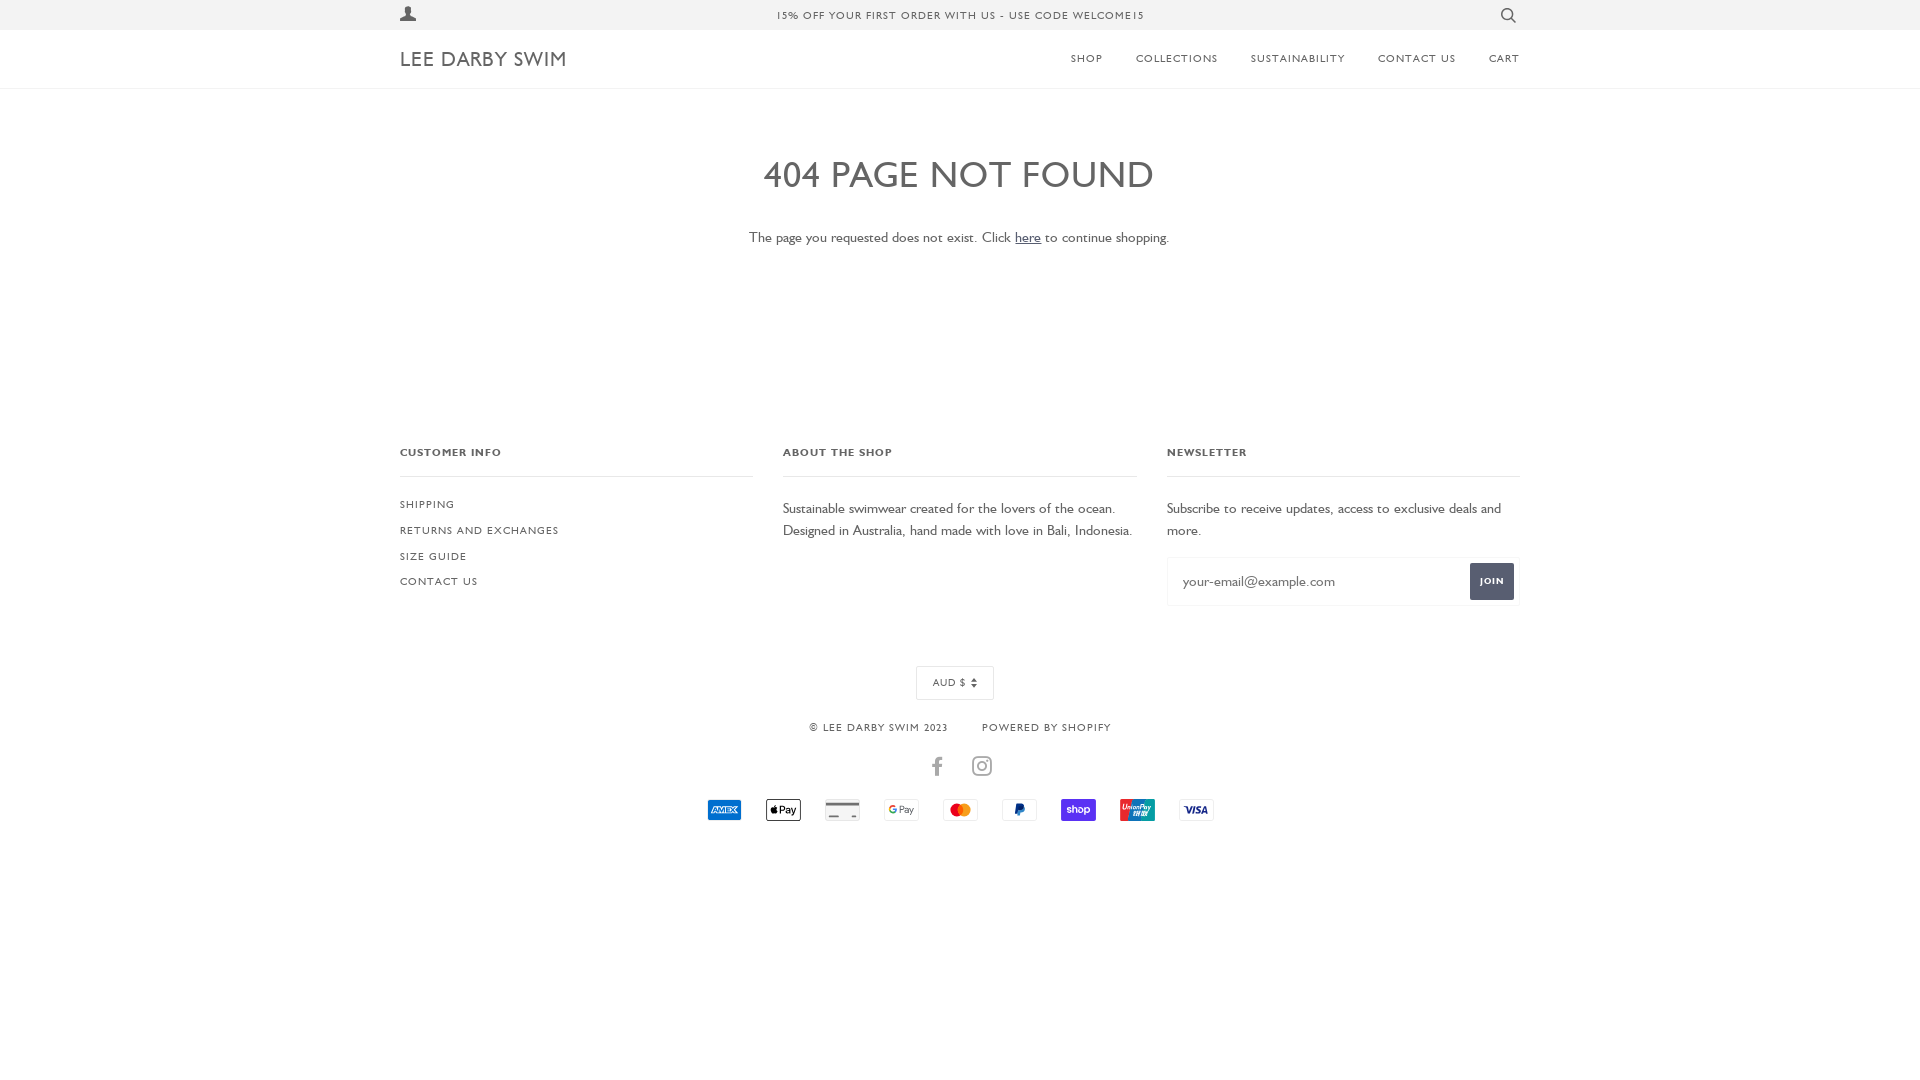 This screenshot has height=1080, width=1920. What do you see at coordinates (432, 555) in the screenshot?
I see `'SIZE GUIDE'` at bounding box center [432, 555].